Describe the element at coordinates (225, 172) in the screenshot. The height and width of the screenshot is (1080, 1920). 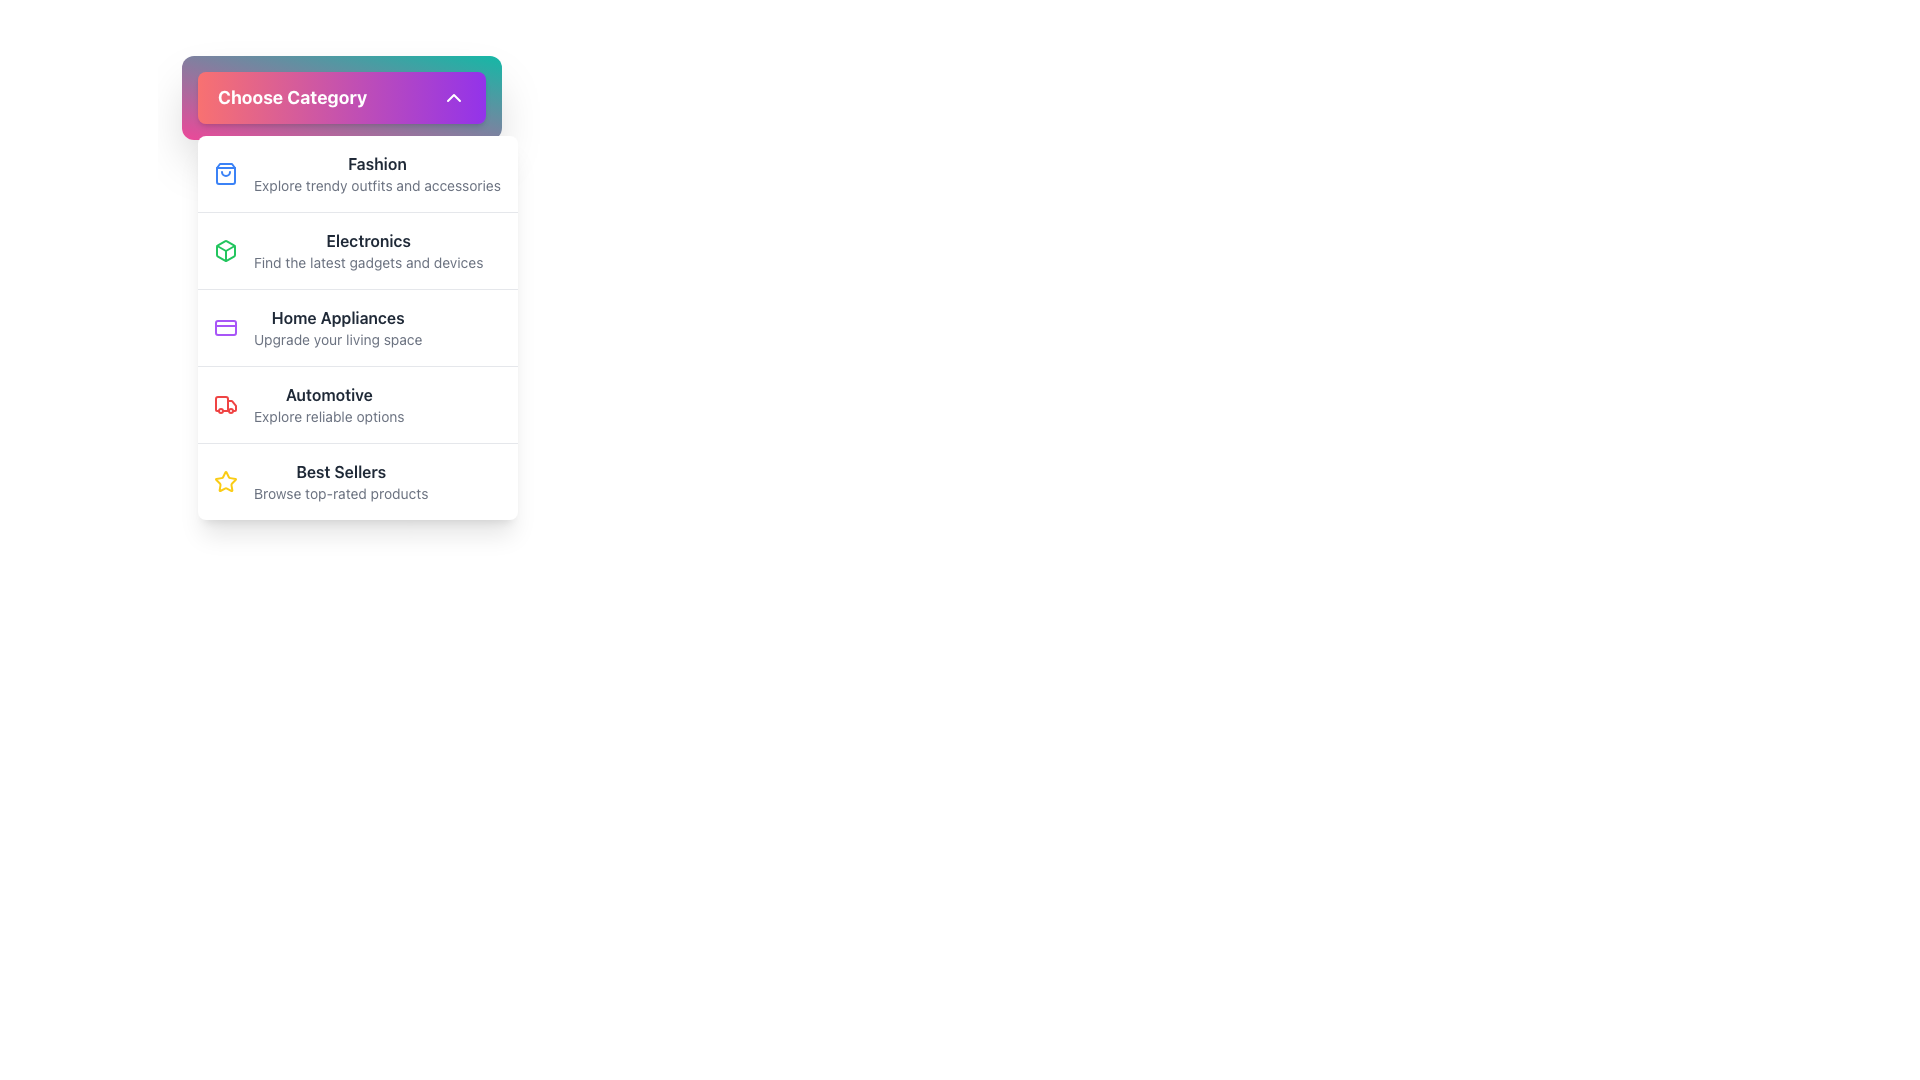
I see `the 'Fashion' category icon located at the leftmost side of the 'Fashion' text for visual context` at that location.